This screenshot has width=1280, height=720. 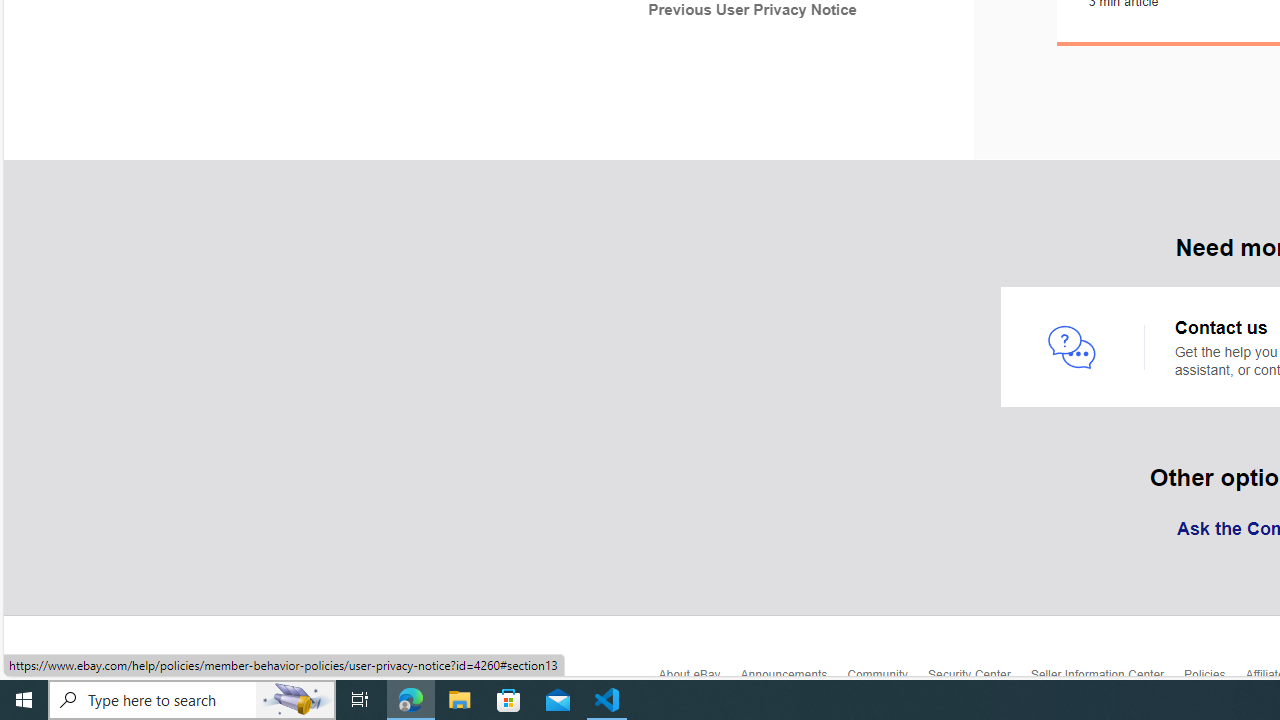 I want to click on 'About eBay', so click(x=699, y=678).